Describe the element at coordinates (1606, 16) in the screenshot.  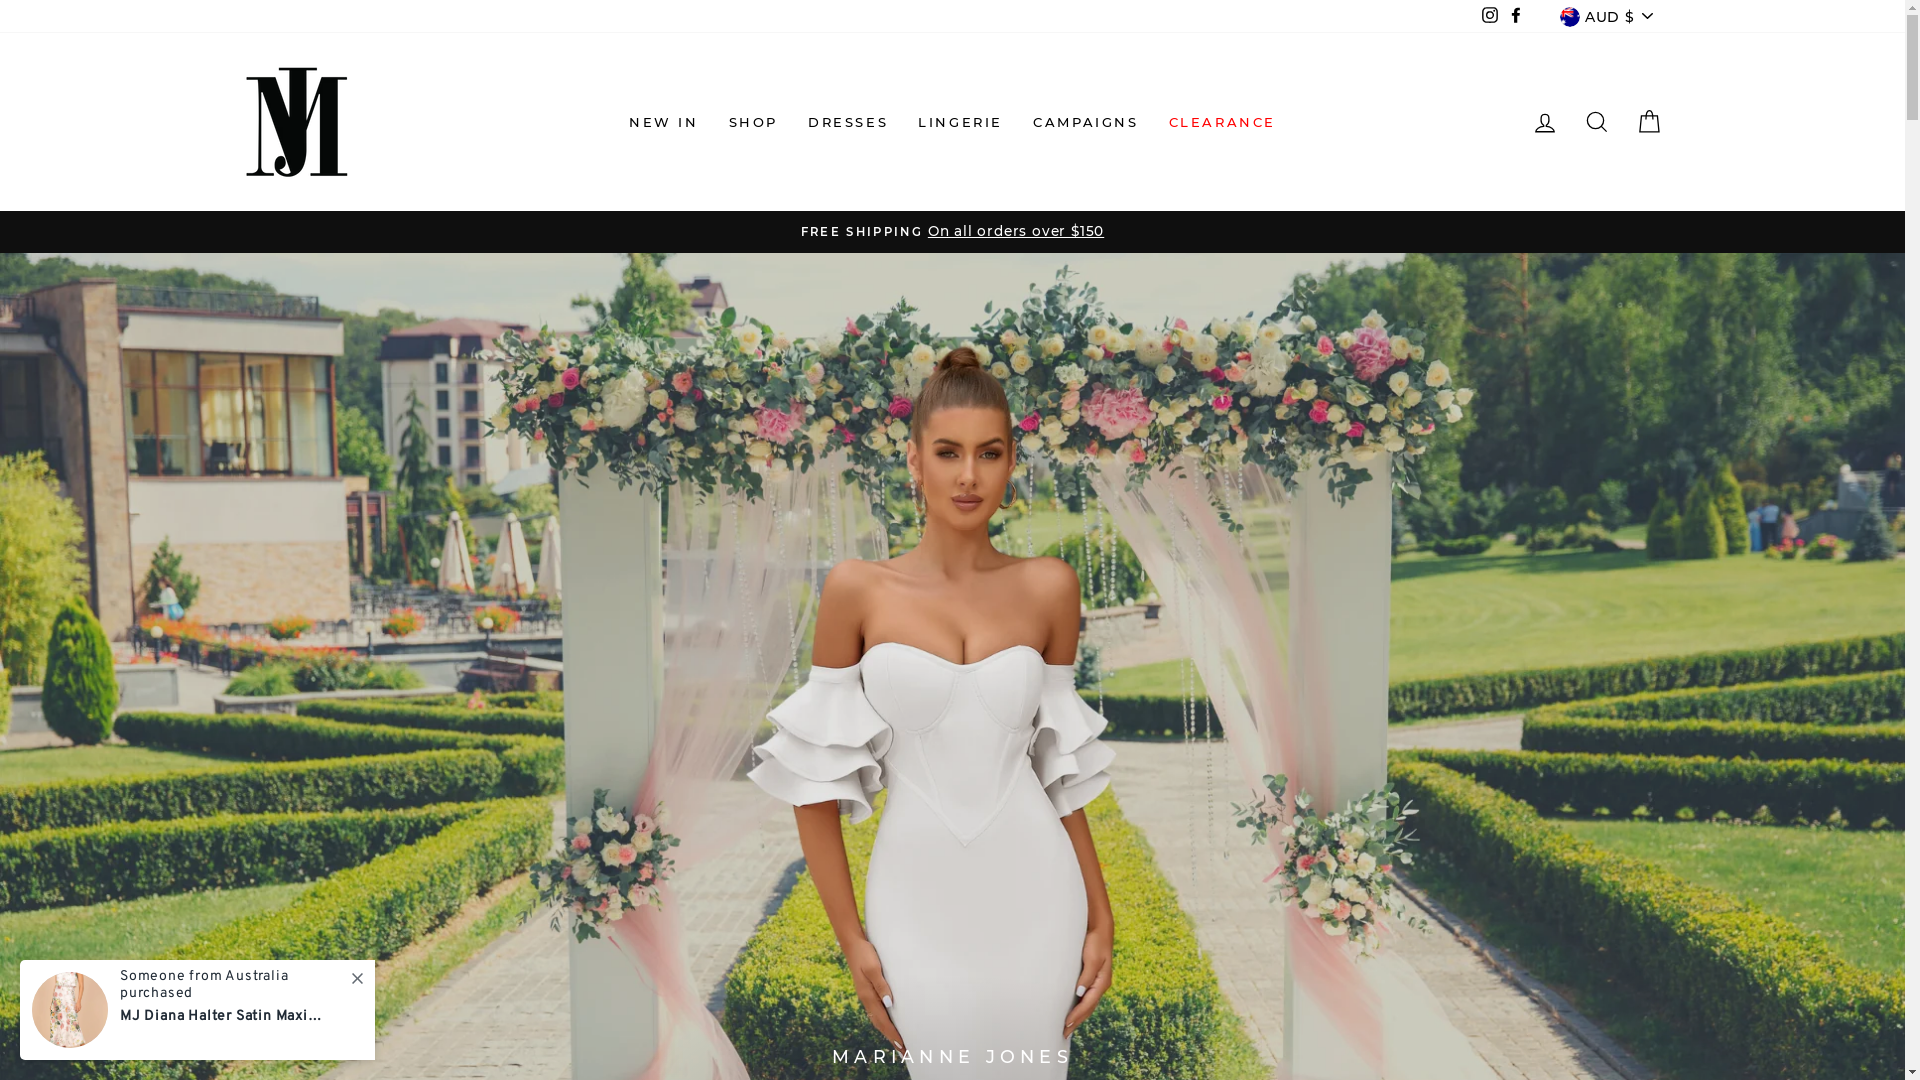
I see `'AUD $'` at that location.